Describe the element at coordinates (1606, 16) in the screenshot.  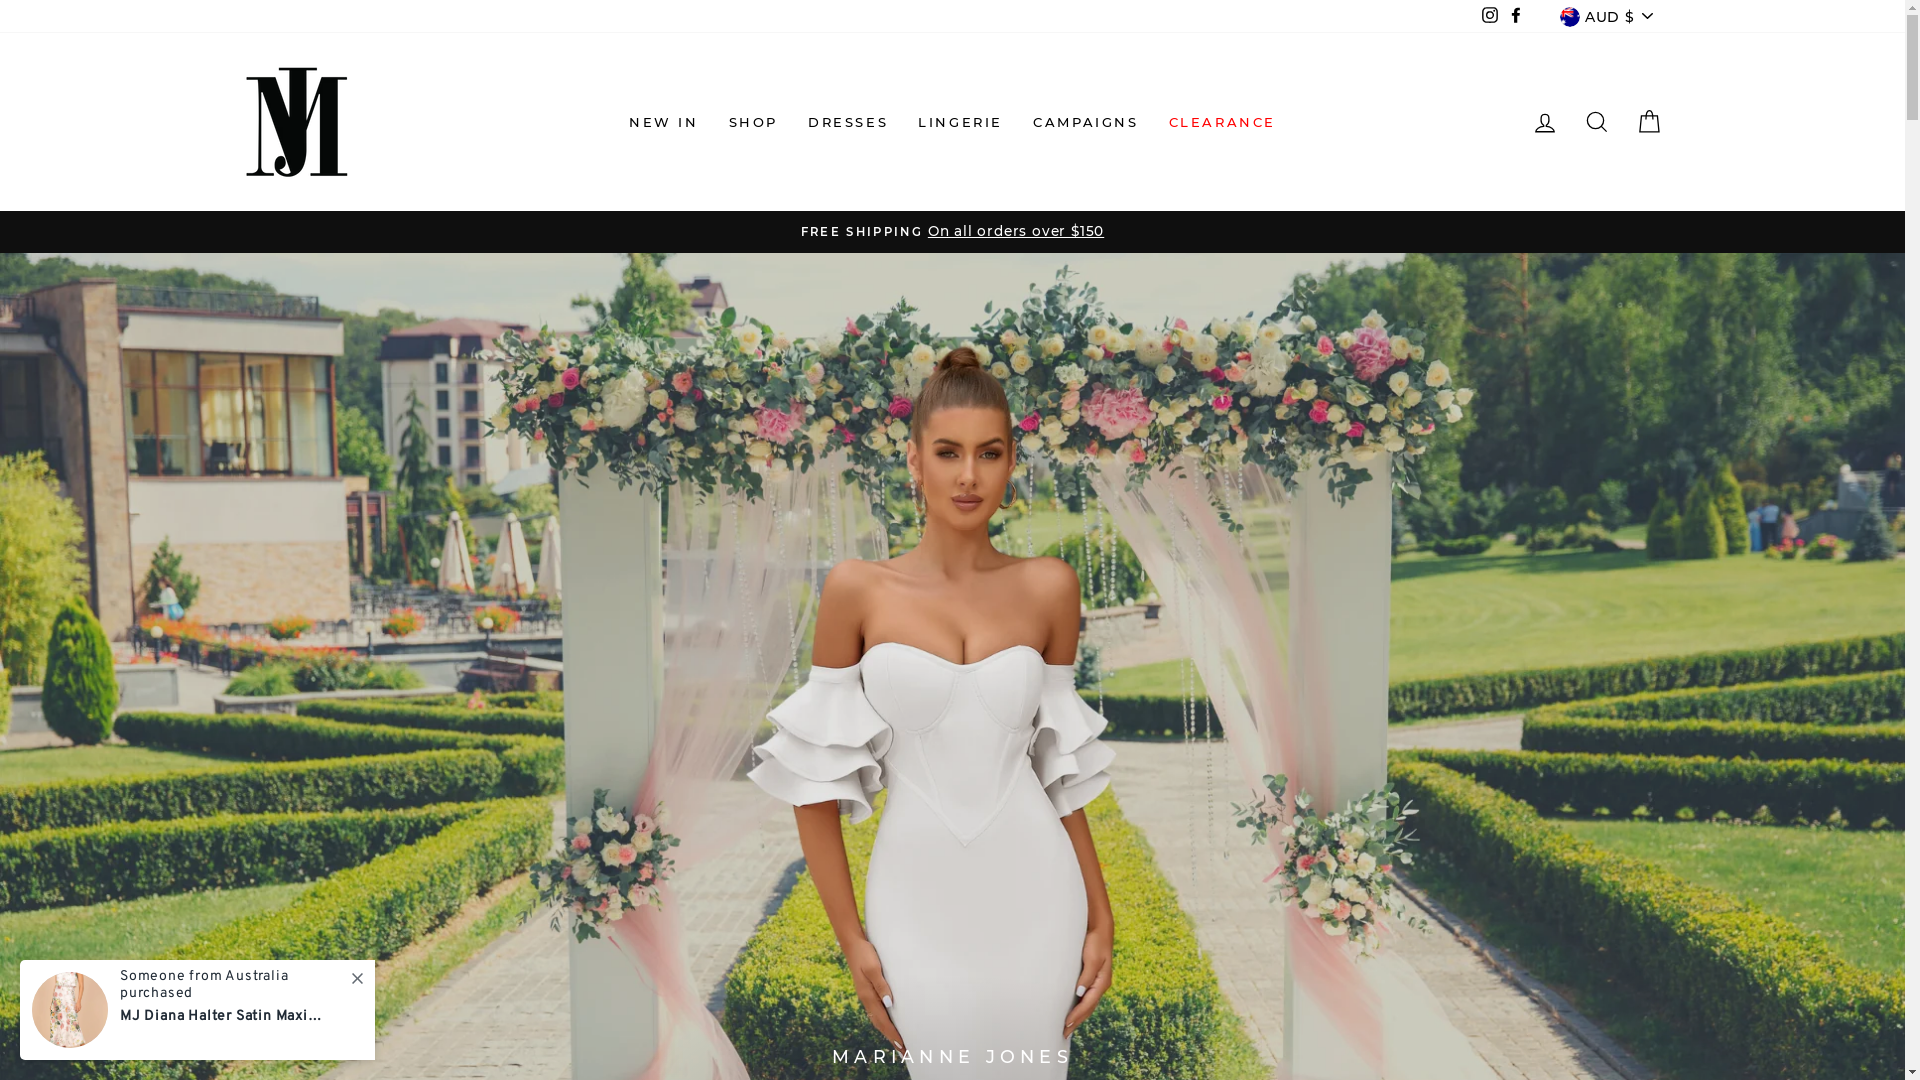
I see `'AUD $'` at that location.